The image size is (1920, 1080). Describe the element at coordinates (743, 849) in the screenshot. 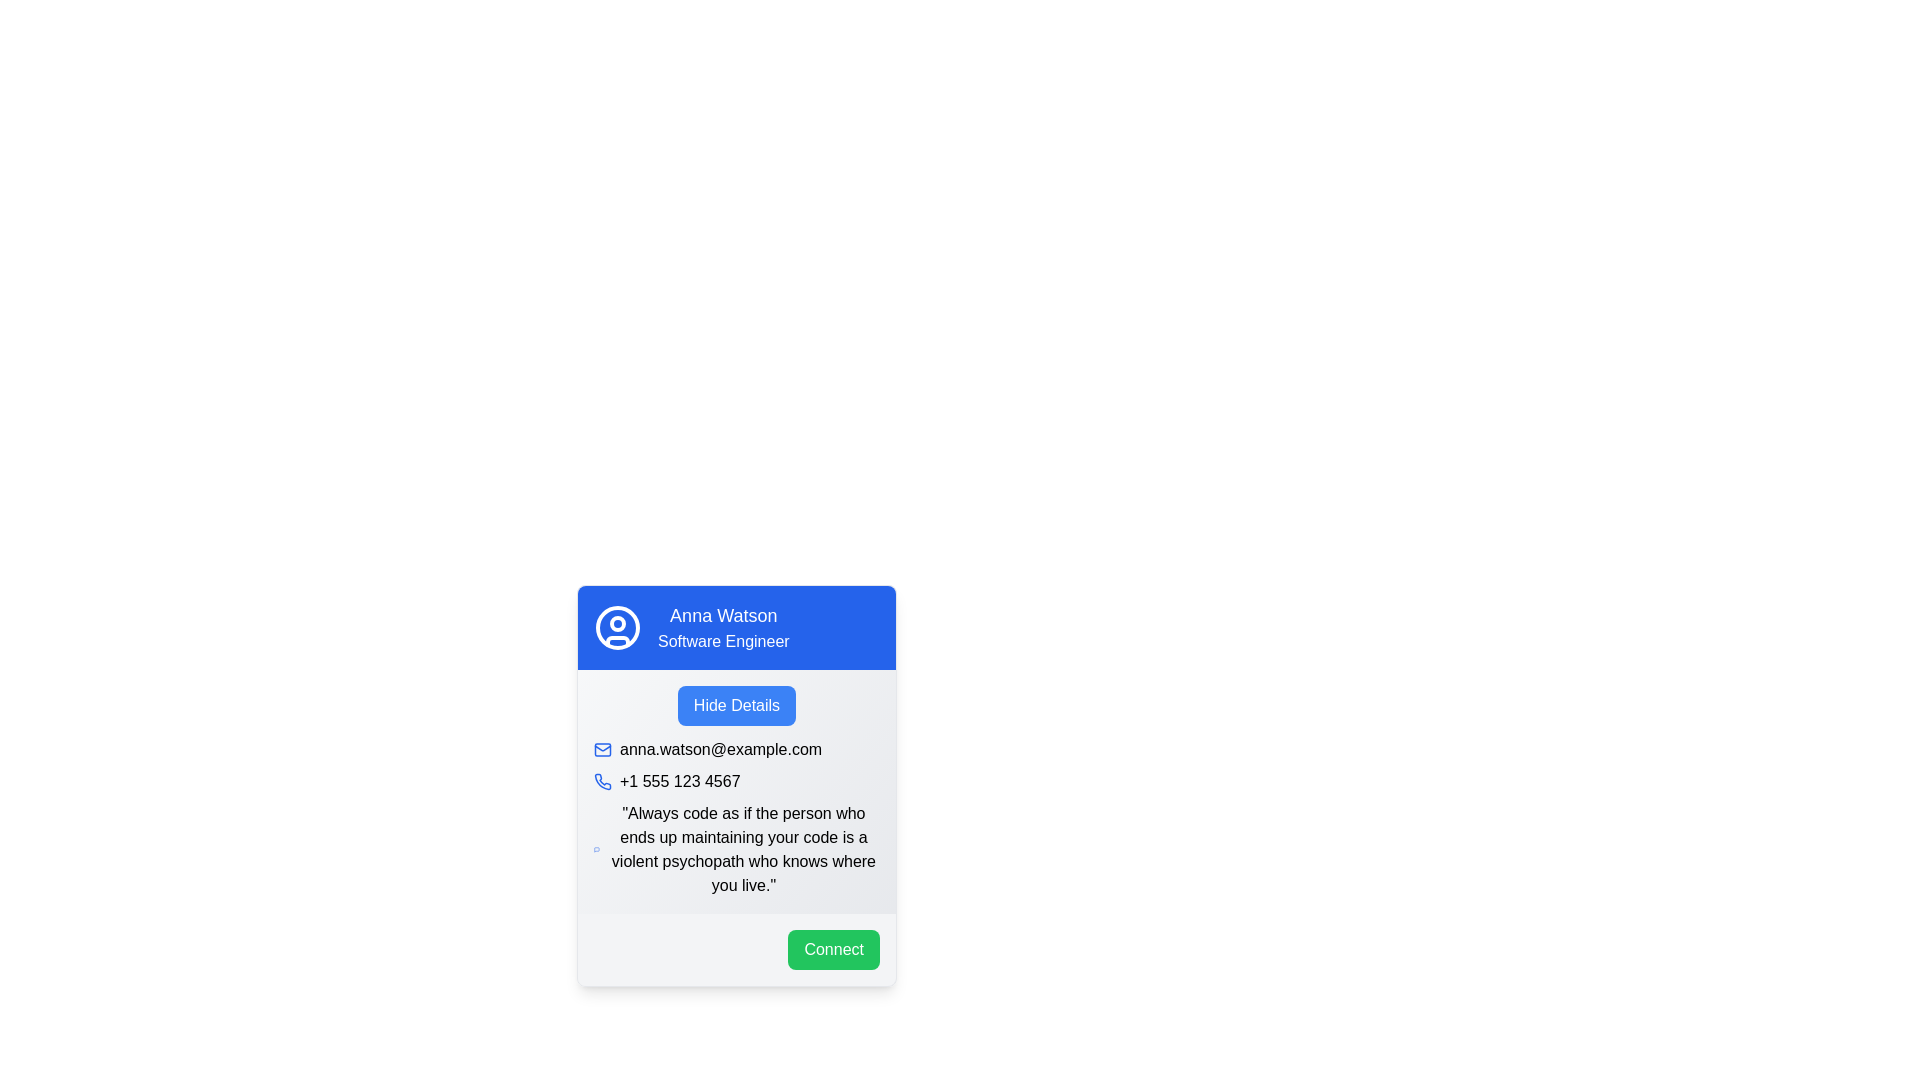

I see `text block displaying the quote: "Always code as if the person who ends up maintaining your code is a violent psychopath who knows where you live." located above the green 'Connect' button at the bottom of the card interface` at that location.